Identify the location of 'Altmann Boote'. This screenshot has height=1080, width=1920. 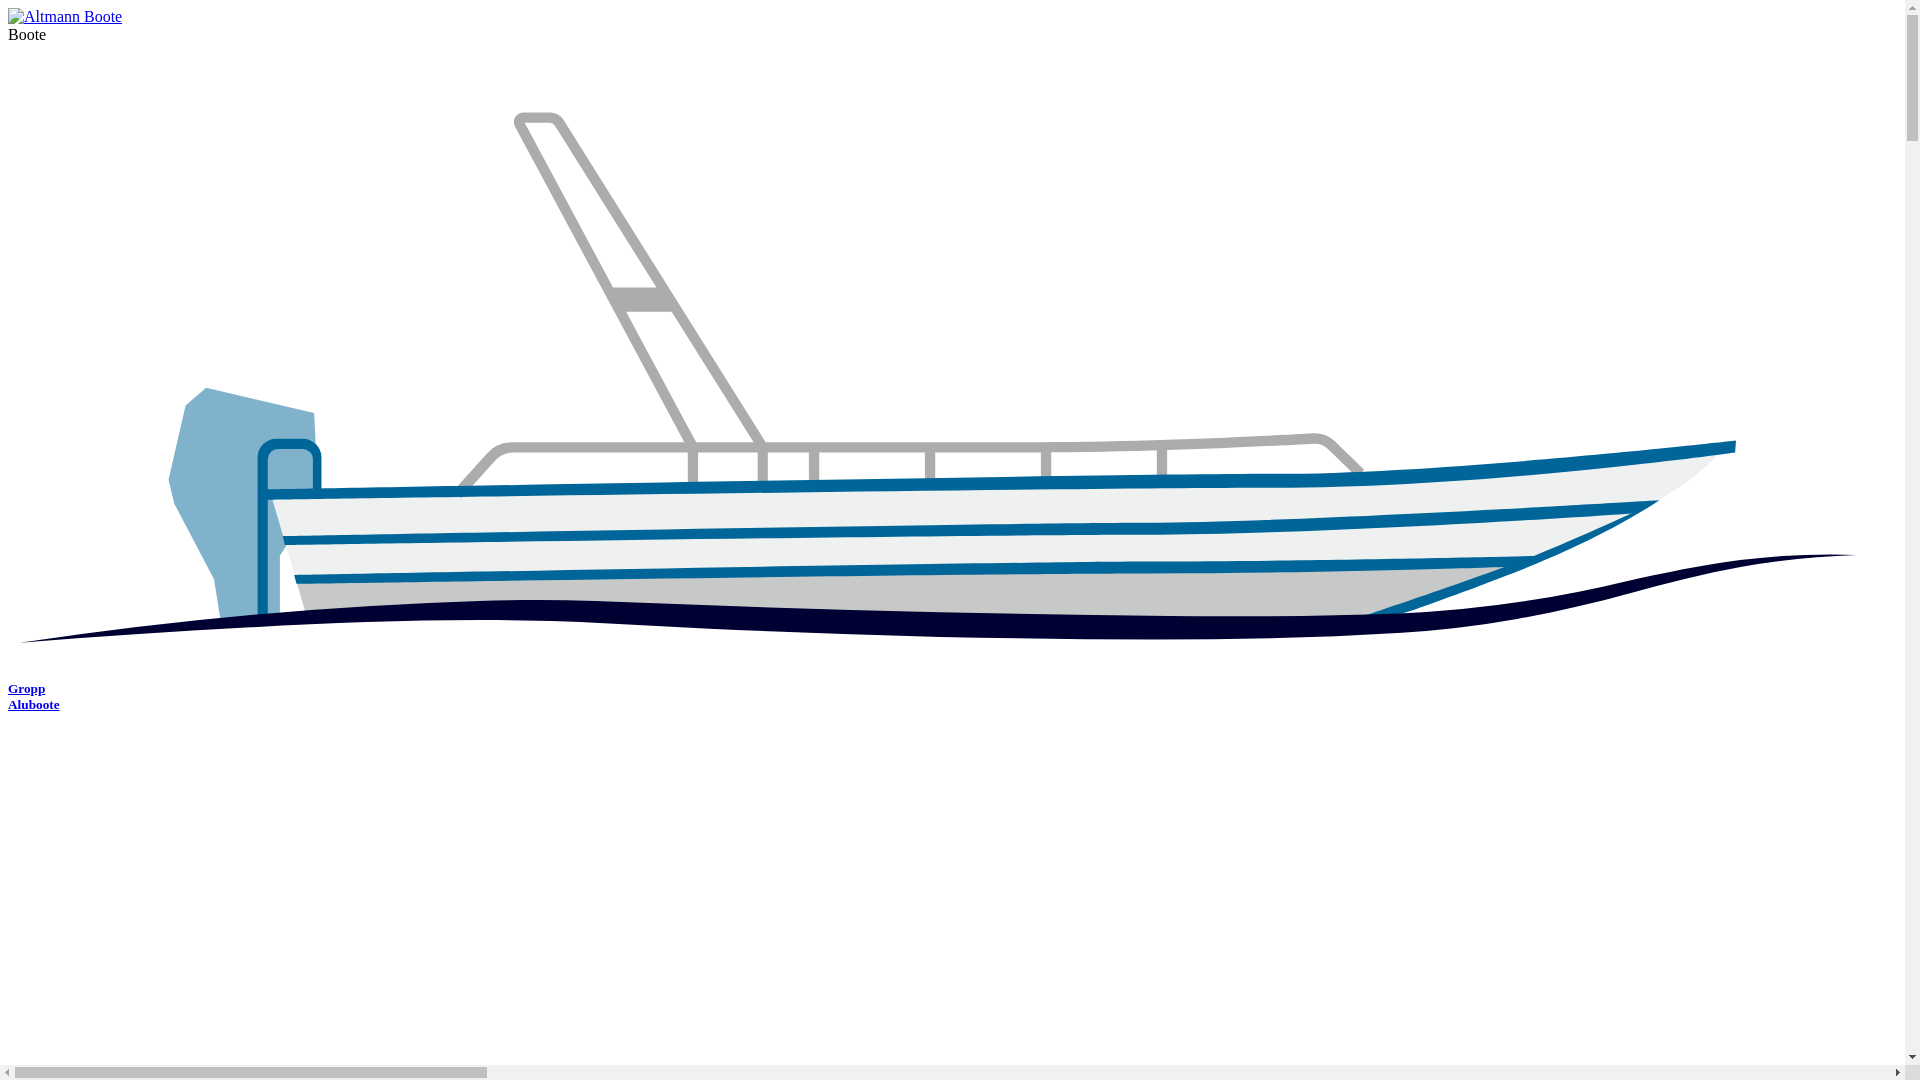
(65, 16).